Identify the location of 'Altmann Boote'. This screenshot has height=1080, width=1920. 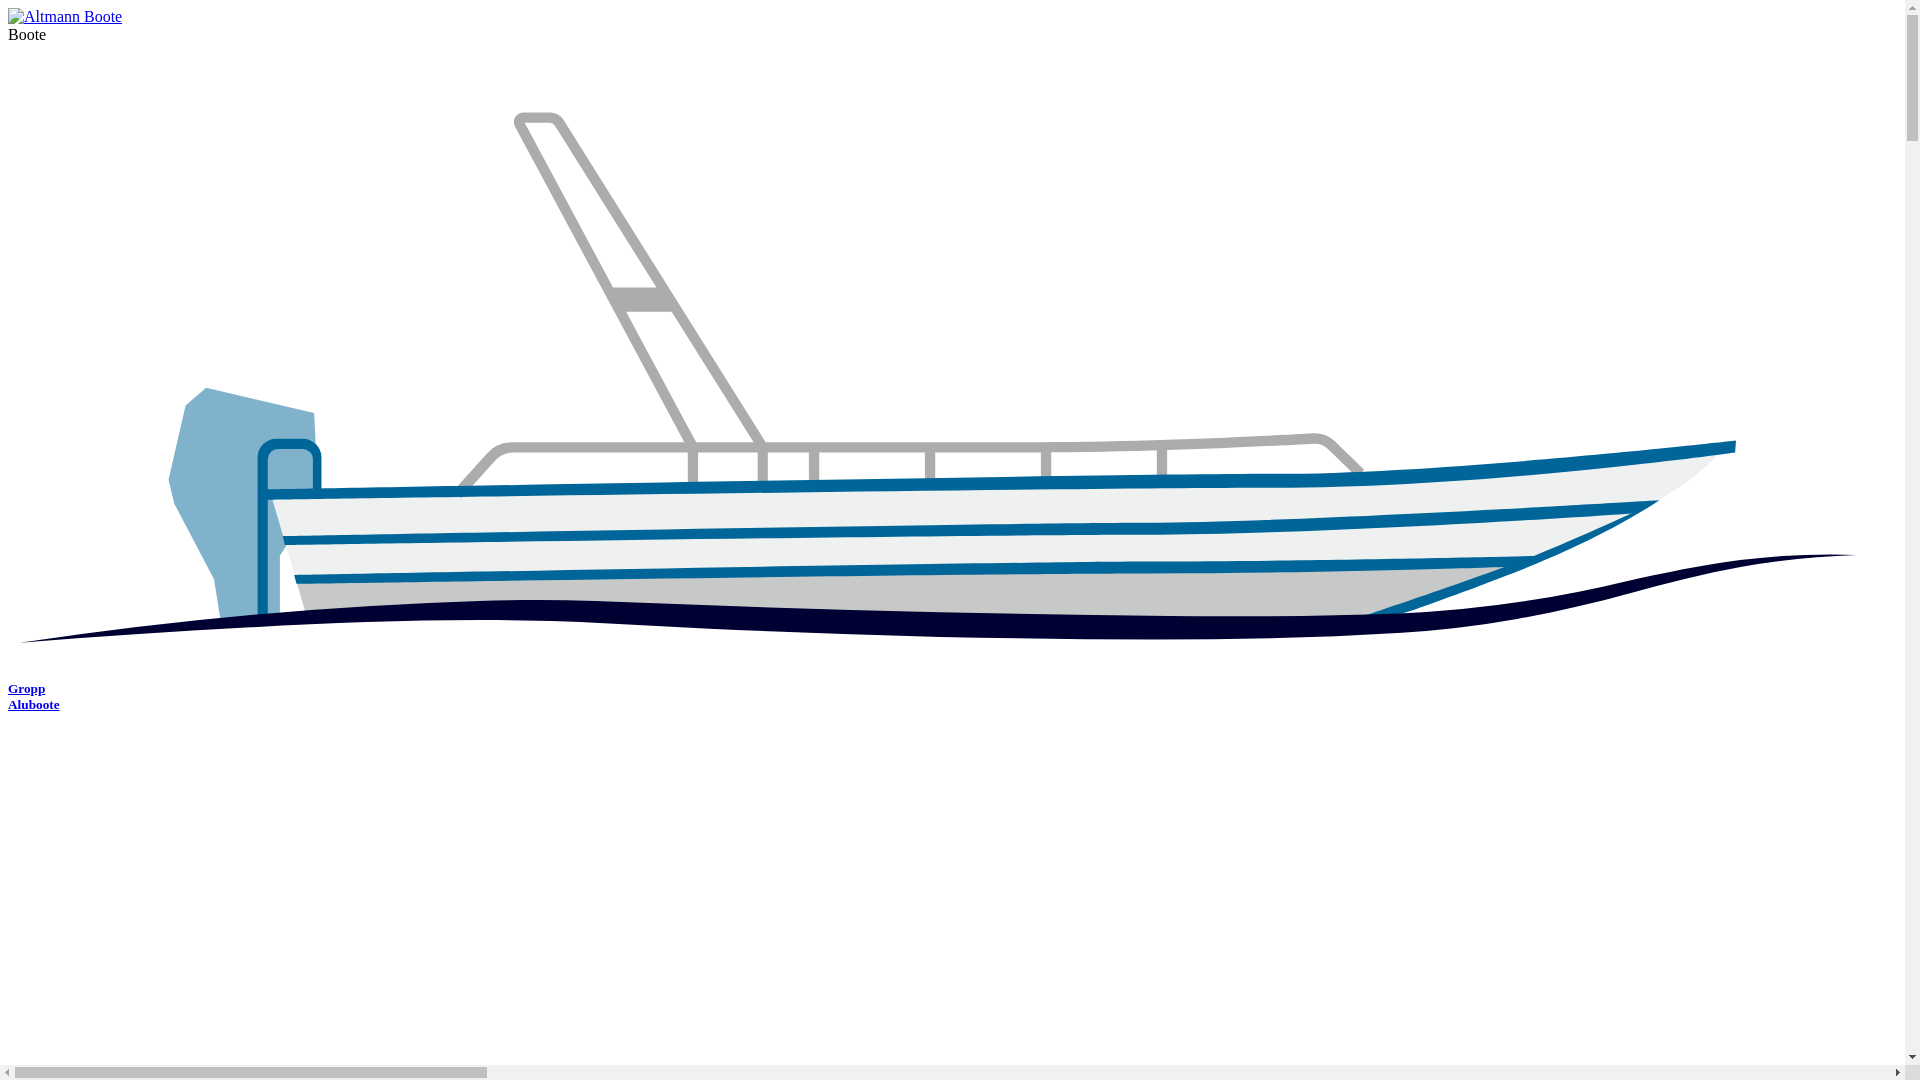
(65, 16).